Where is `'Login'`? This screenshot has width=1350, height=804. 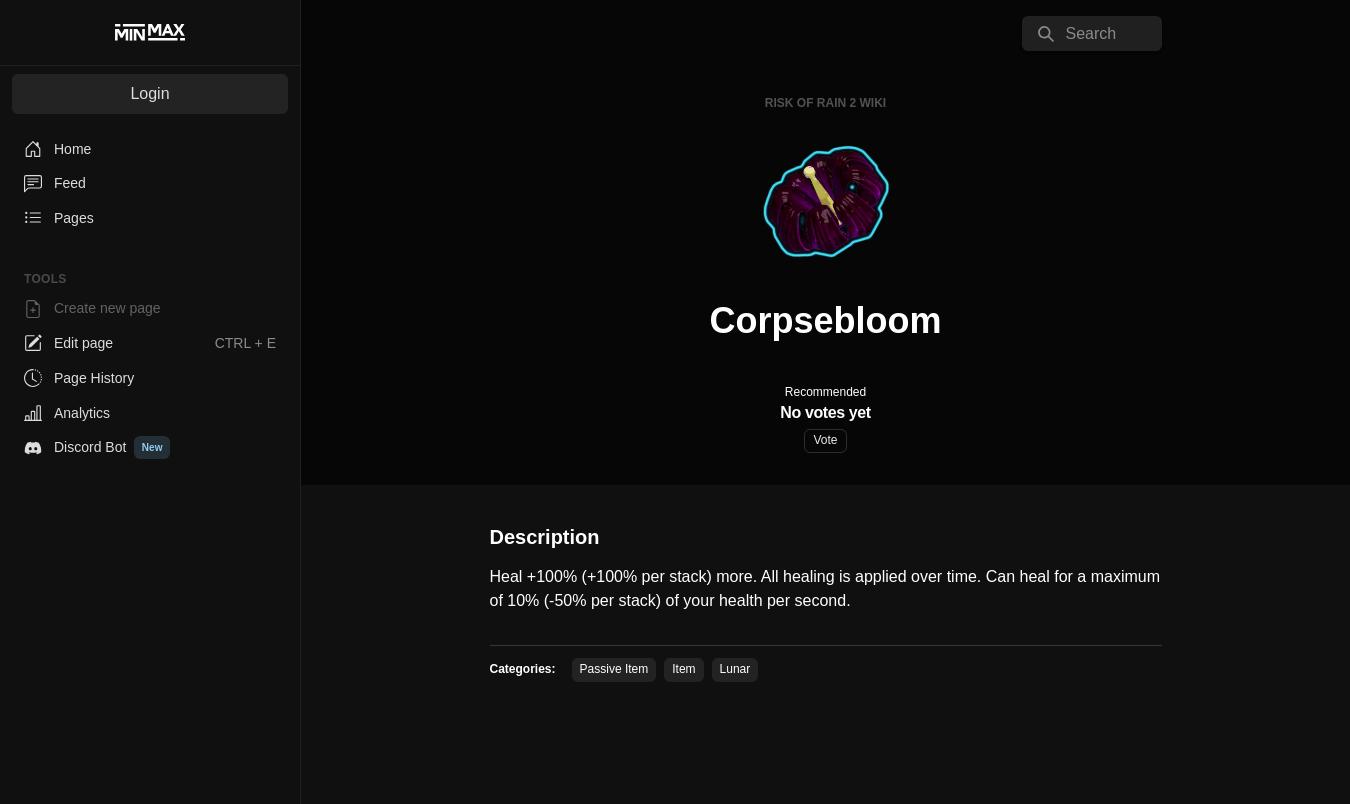
'Login' is located at coordinates (149, 92).